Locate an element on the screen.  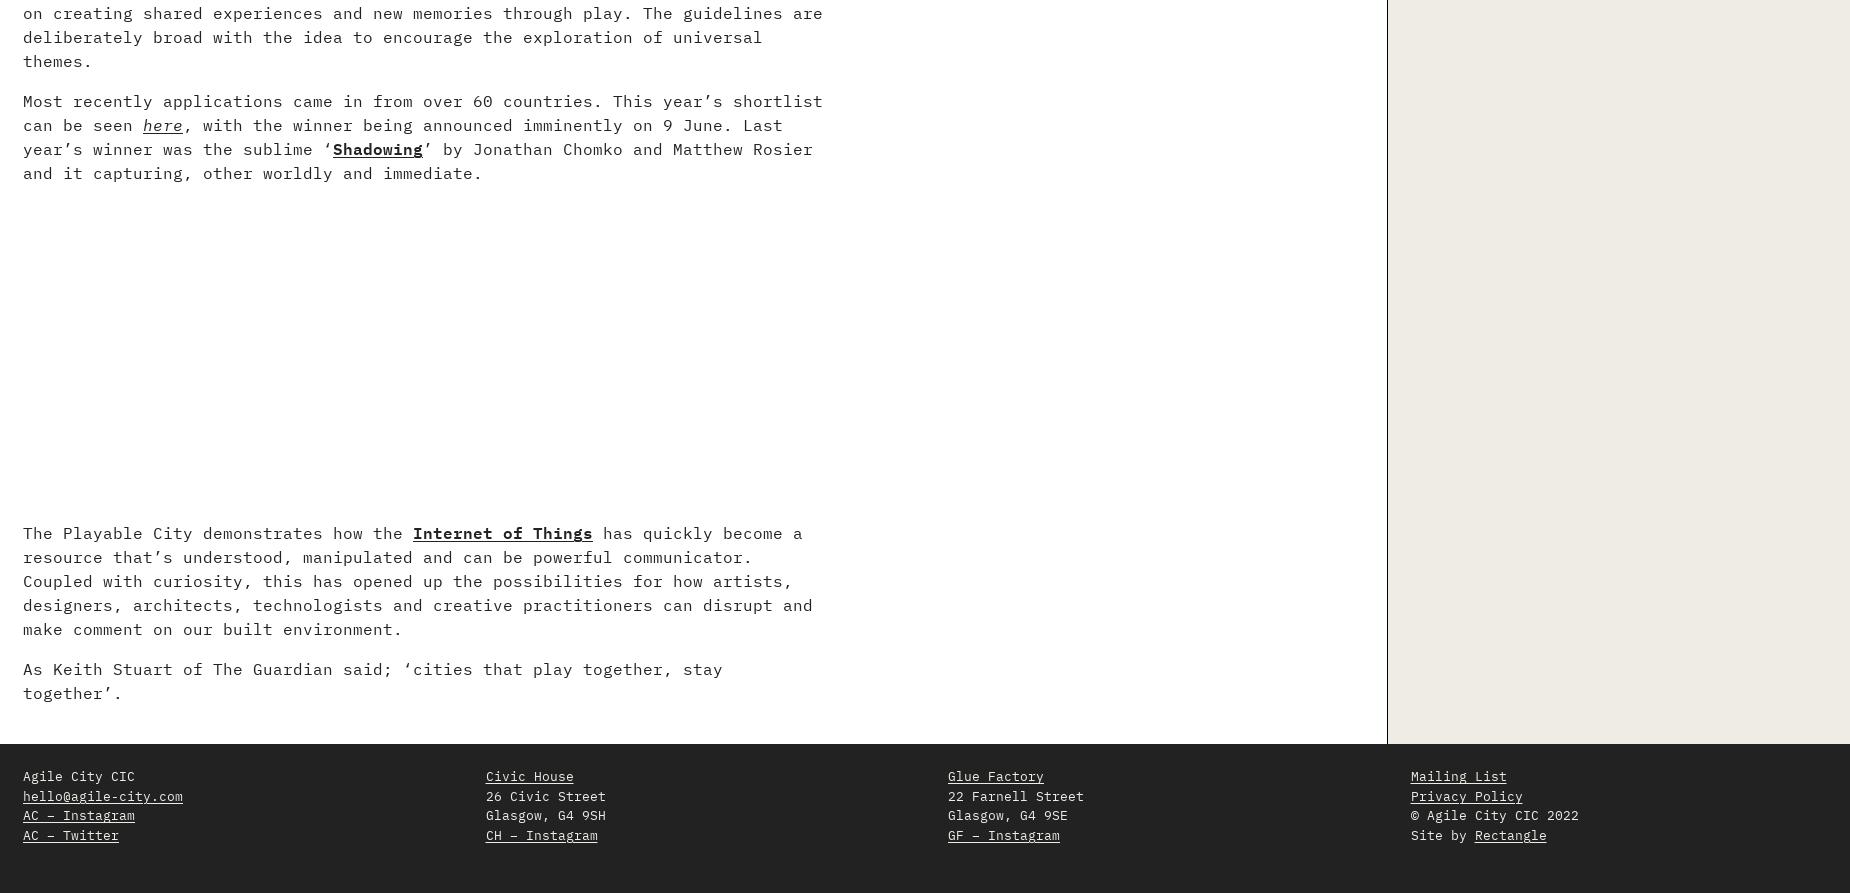
'Civic House' is located at coordinates (528, 775).